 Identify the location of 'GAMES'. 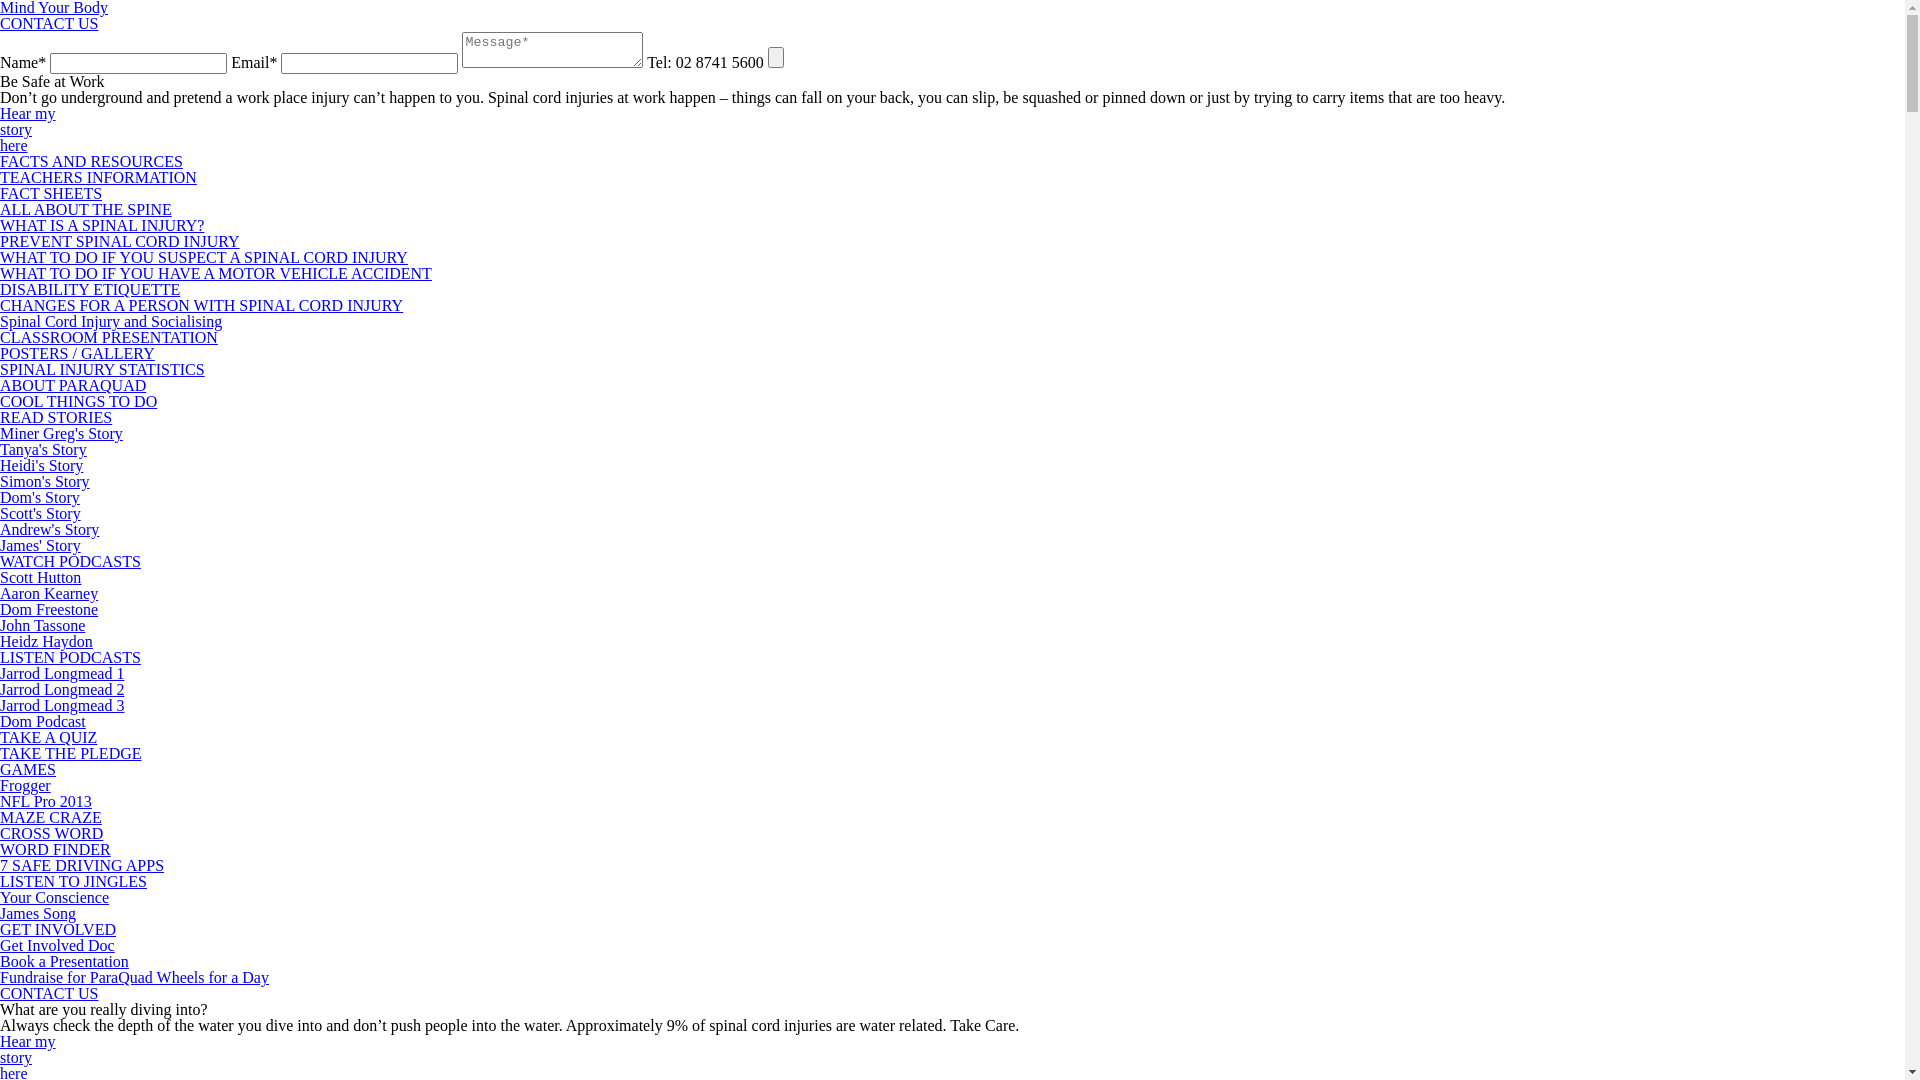
(28, 768).